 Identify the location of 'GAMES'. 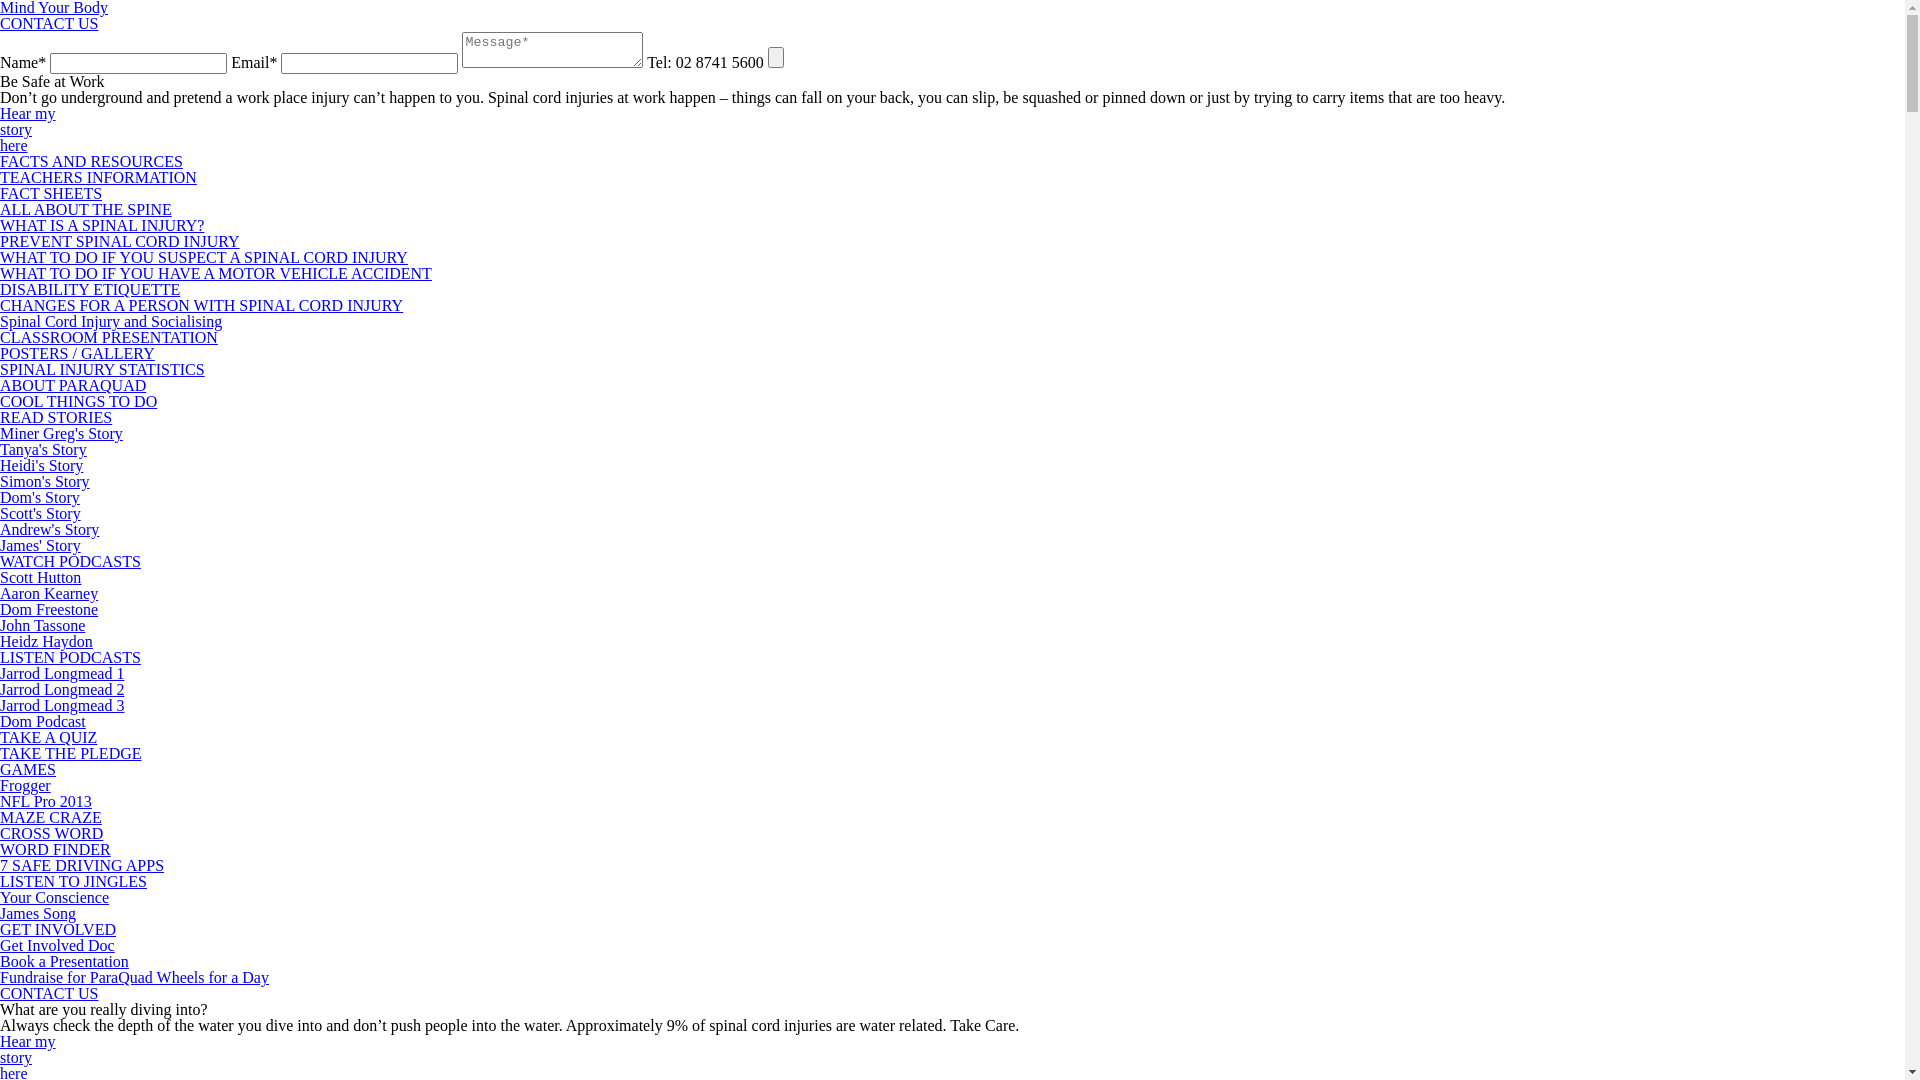
(28, 768).